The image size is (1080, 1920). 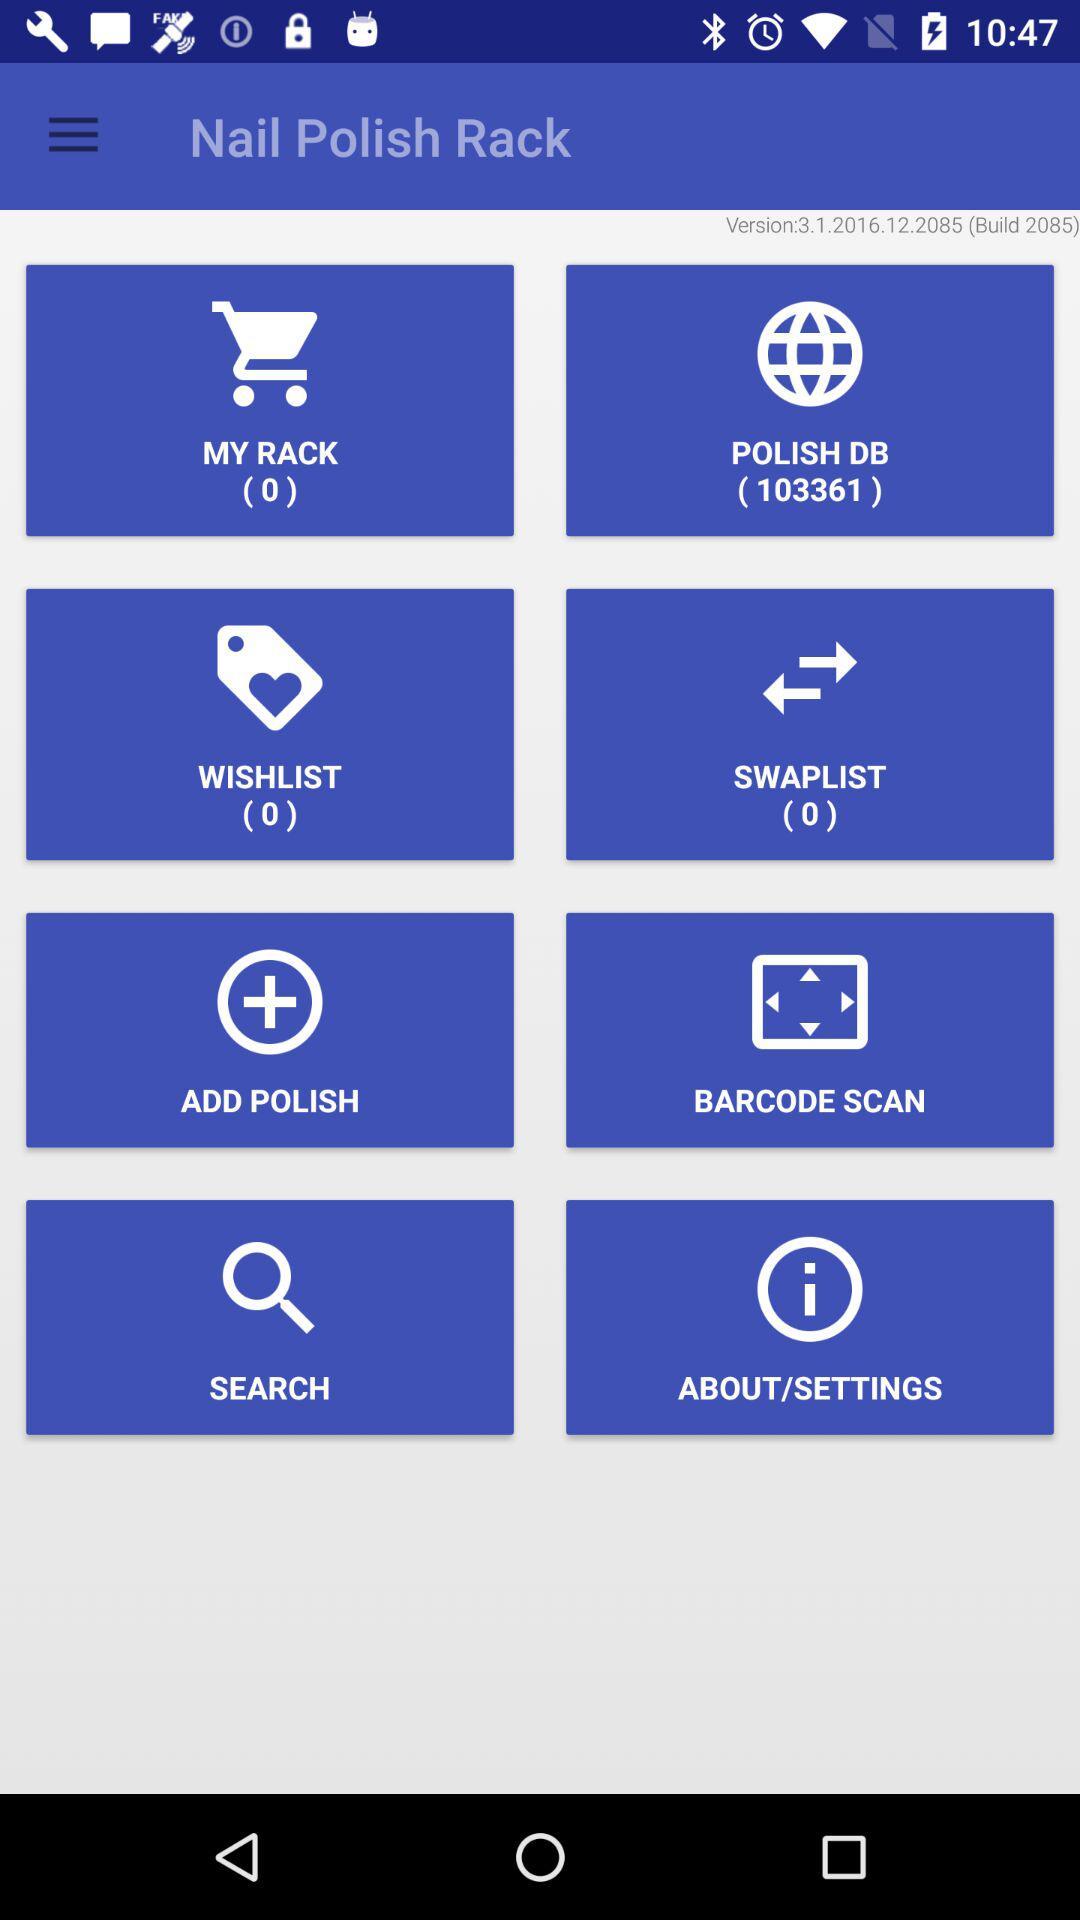 What do you see at coordinates (270, 723) in the screenshot?
I see `the item below my rack` at bounding box center [270, 723].